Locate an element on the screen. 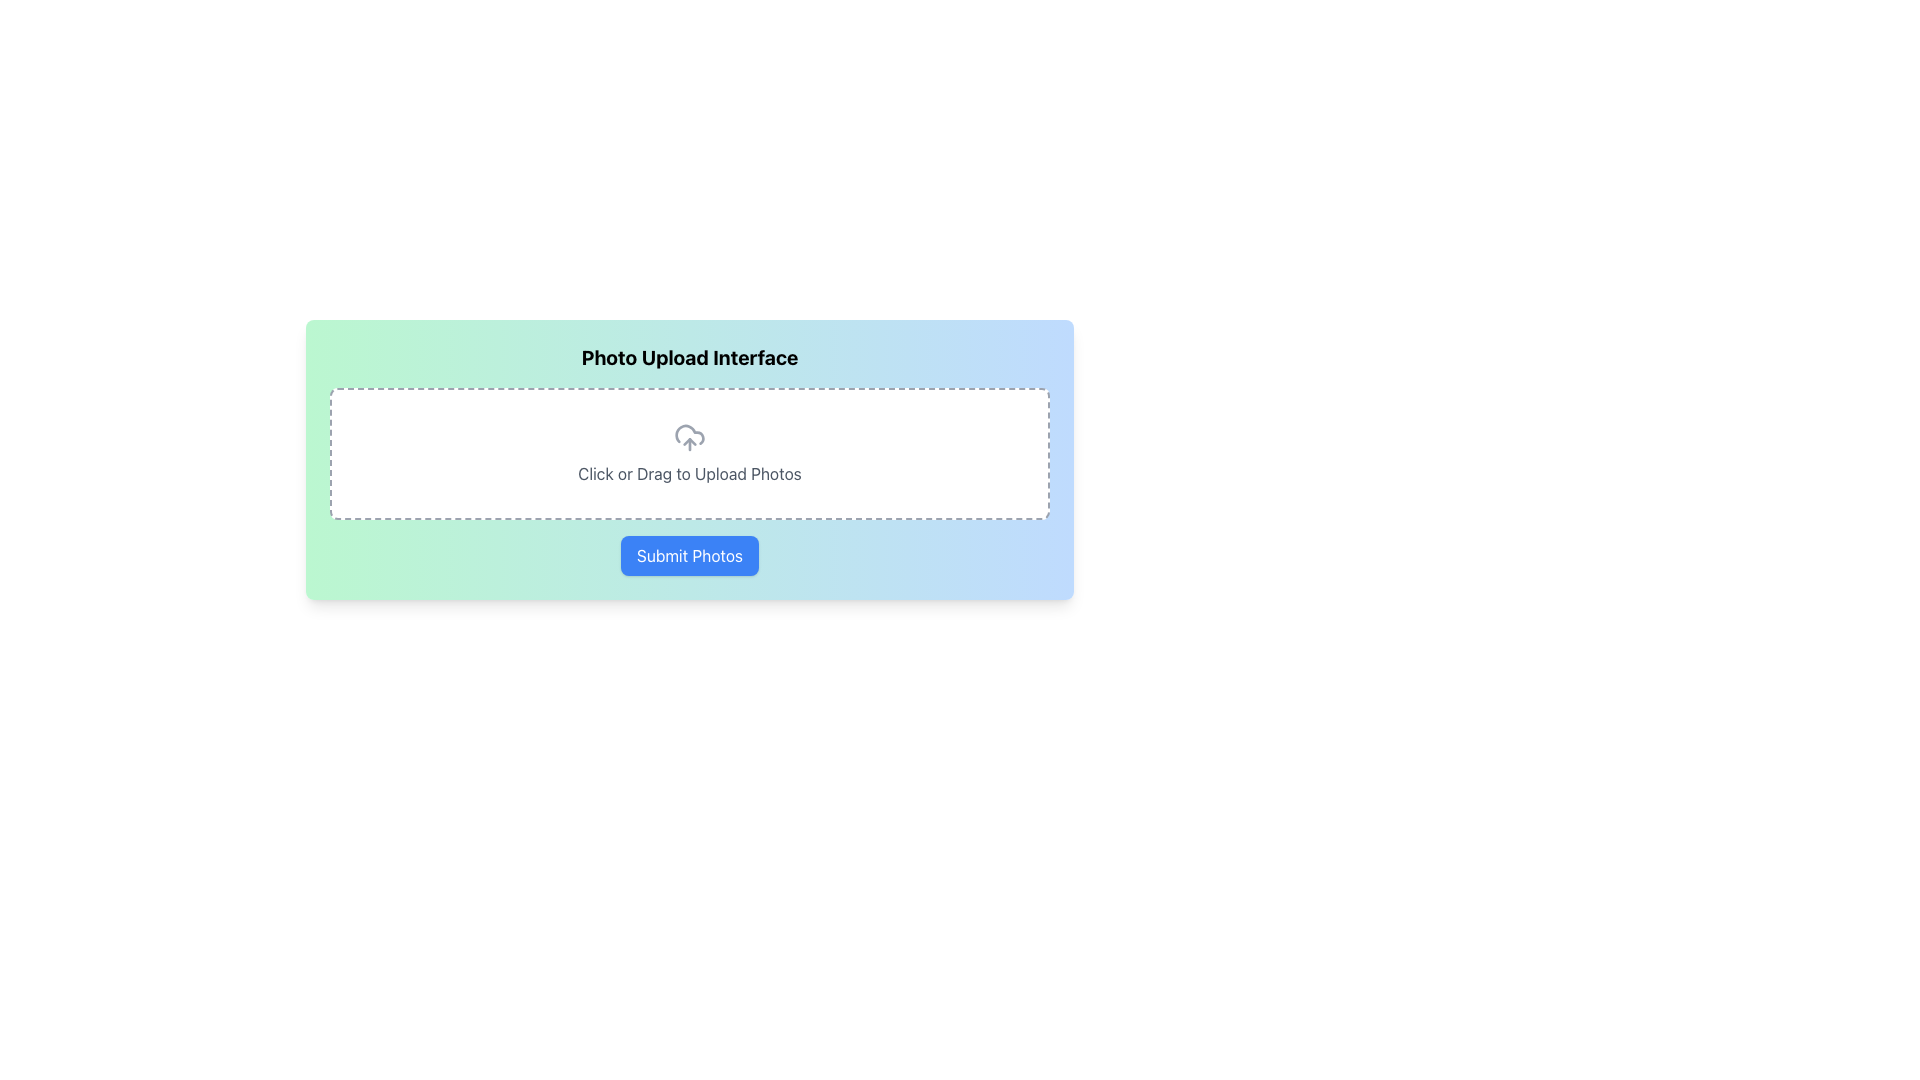  the 'Submit Photos' button with a solid blue background and white text, located at the bottom of the 'Photo Upload Interface' is located at coordinates (690, 555).